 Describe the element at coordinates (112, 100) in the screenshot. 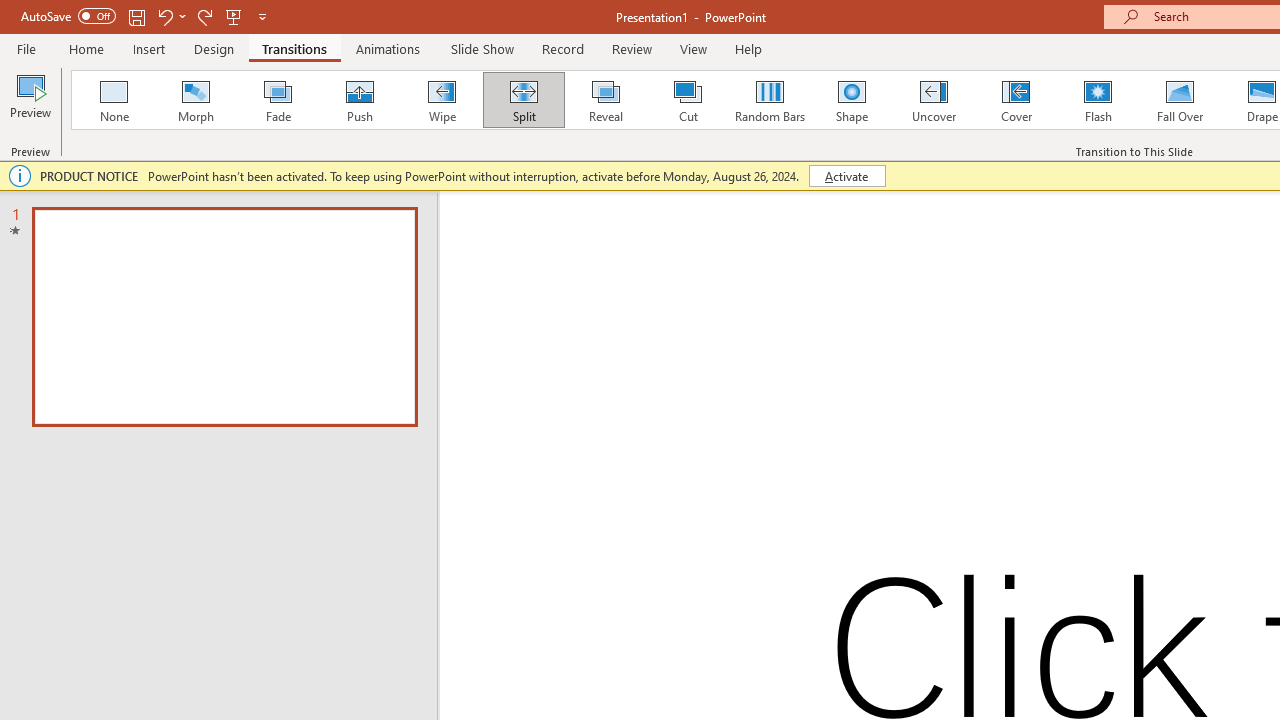

I see `'None'` at that location.